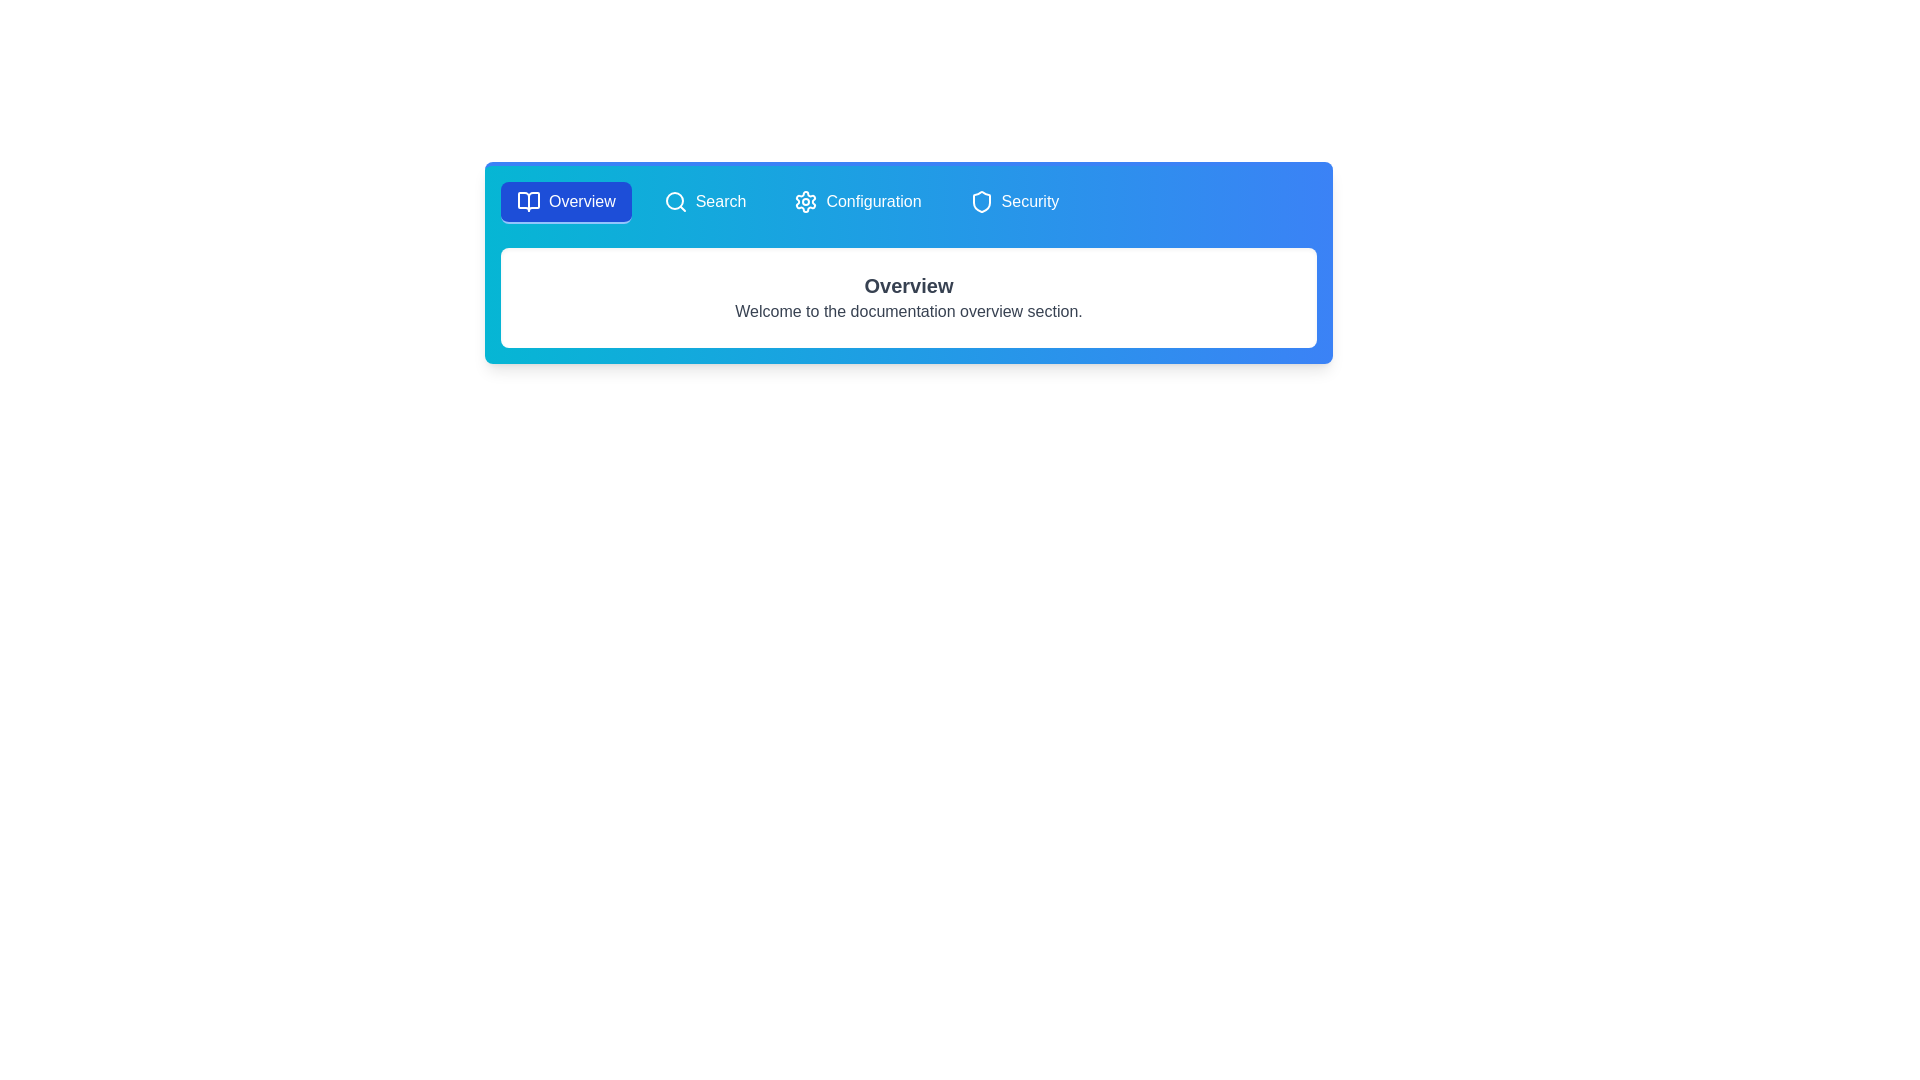 The width and height of the screenshot is (1920, 1080). Describe the element at coordinates (565, 203) in the screenshot. I see `the 'Overview' button, which features a book icon and is styled with a rounded blue background and white text` at that location.